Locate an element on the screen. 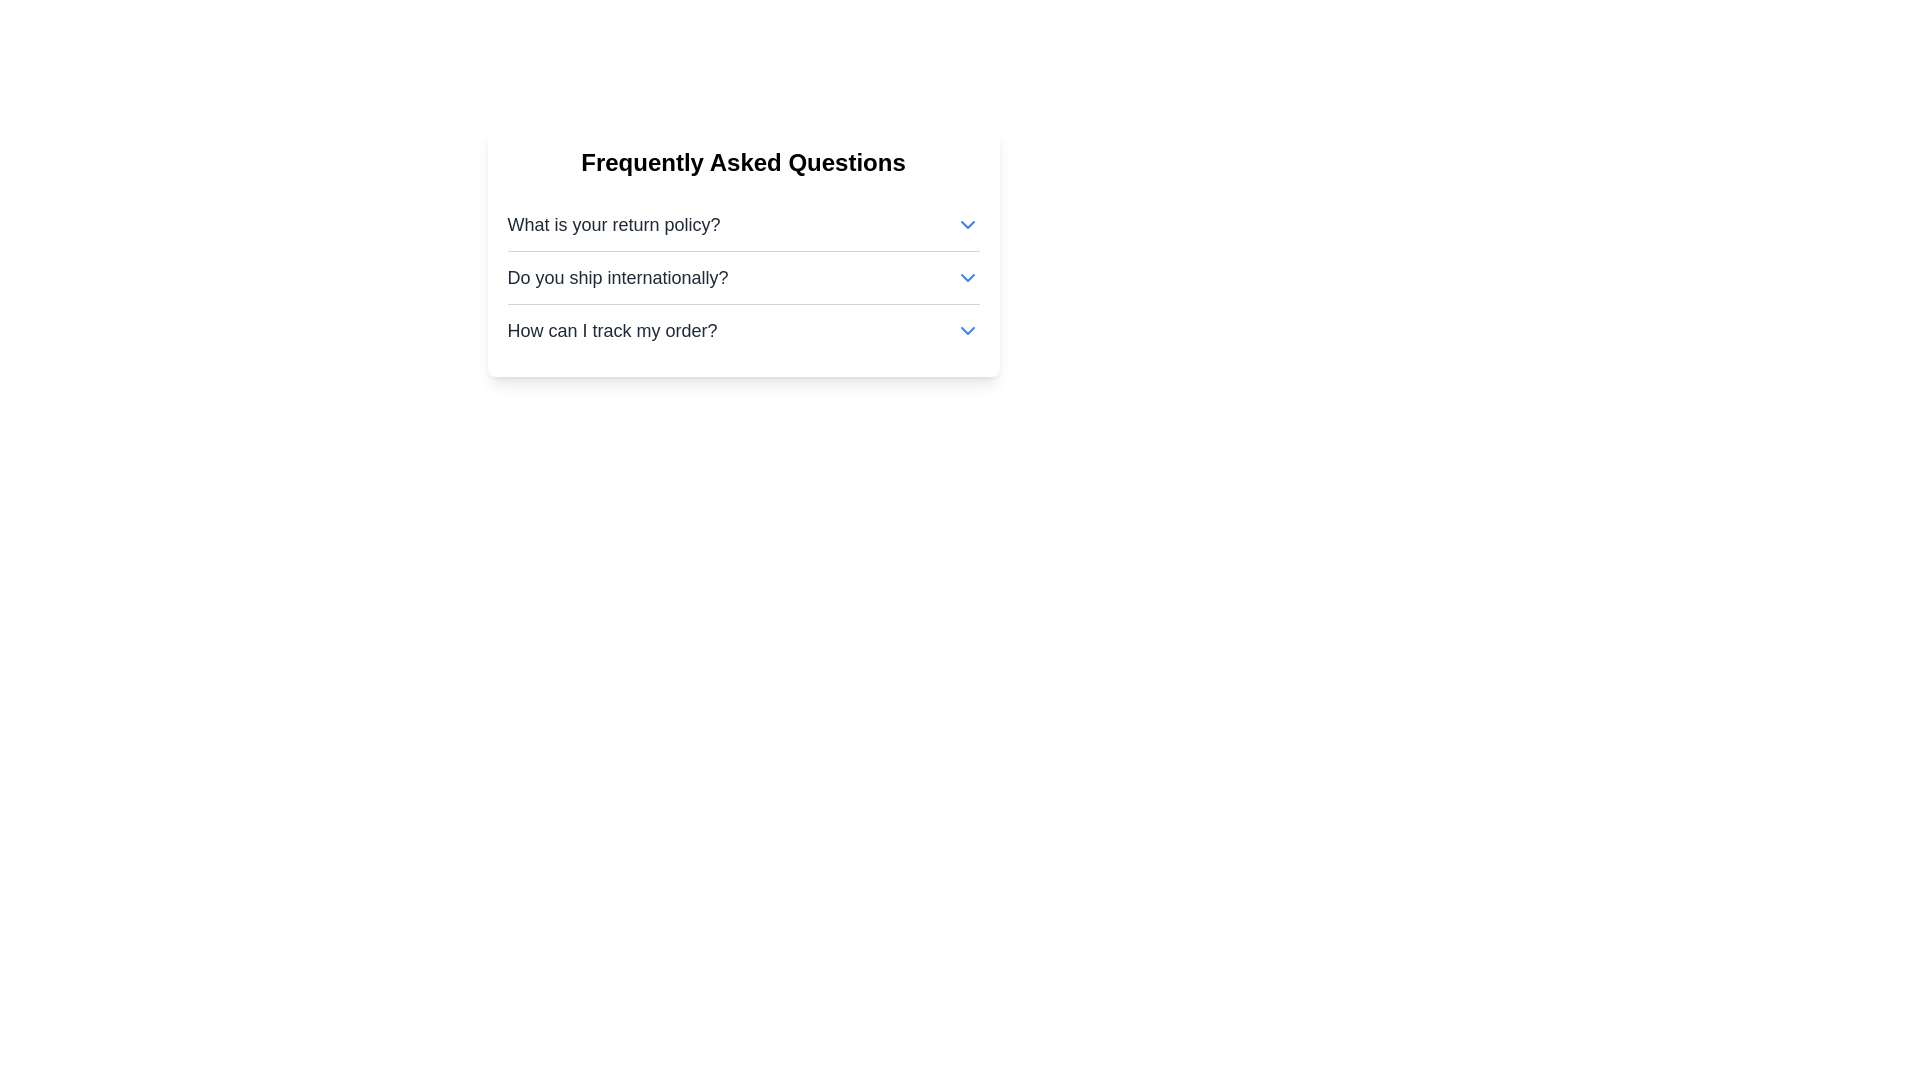 The image size is (1920, 1080). the question list section containing the FAQs: 'What is your return policy?', 'Do you ship internationally?', and 'How can I track my order?' is located at coordinates (742, 277).